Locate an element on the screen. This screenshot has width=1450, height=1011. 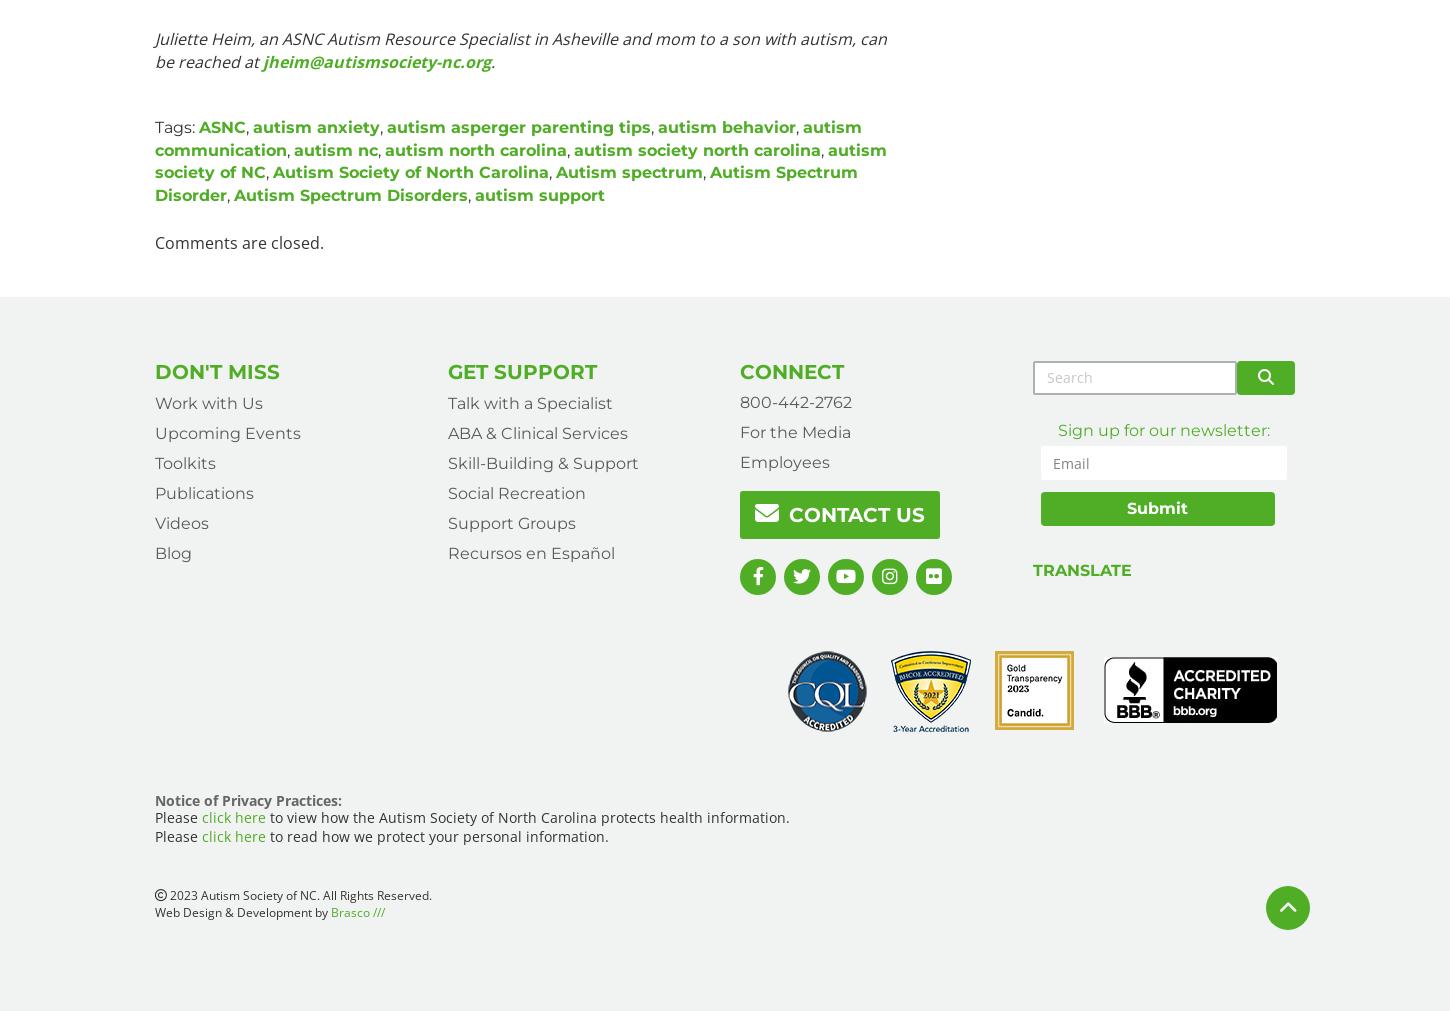
'Autism spectrum' is located at coordinates (628, 172).